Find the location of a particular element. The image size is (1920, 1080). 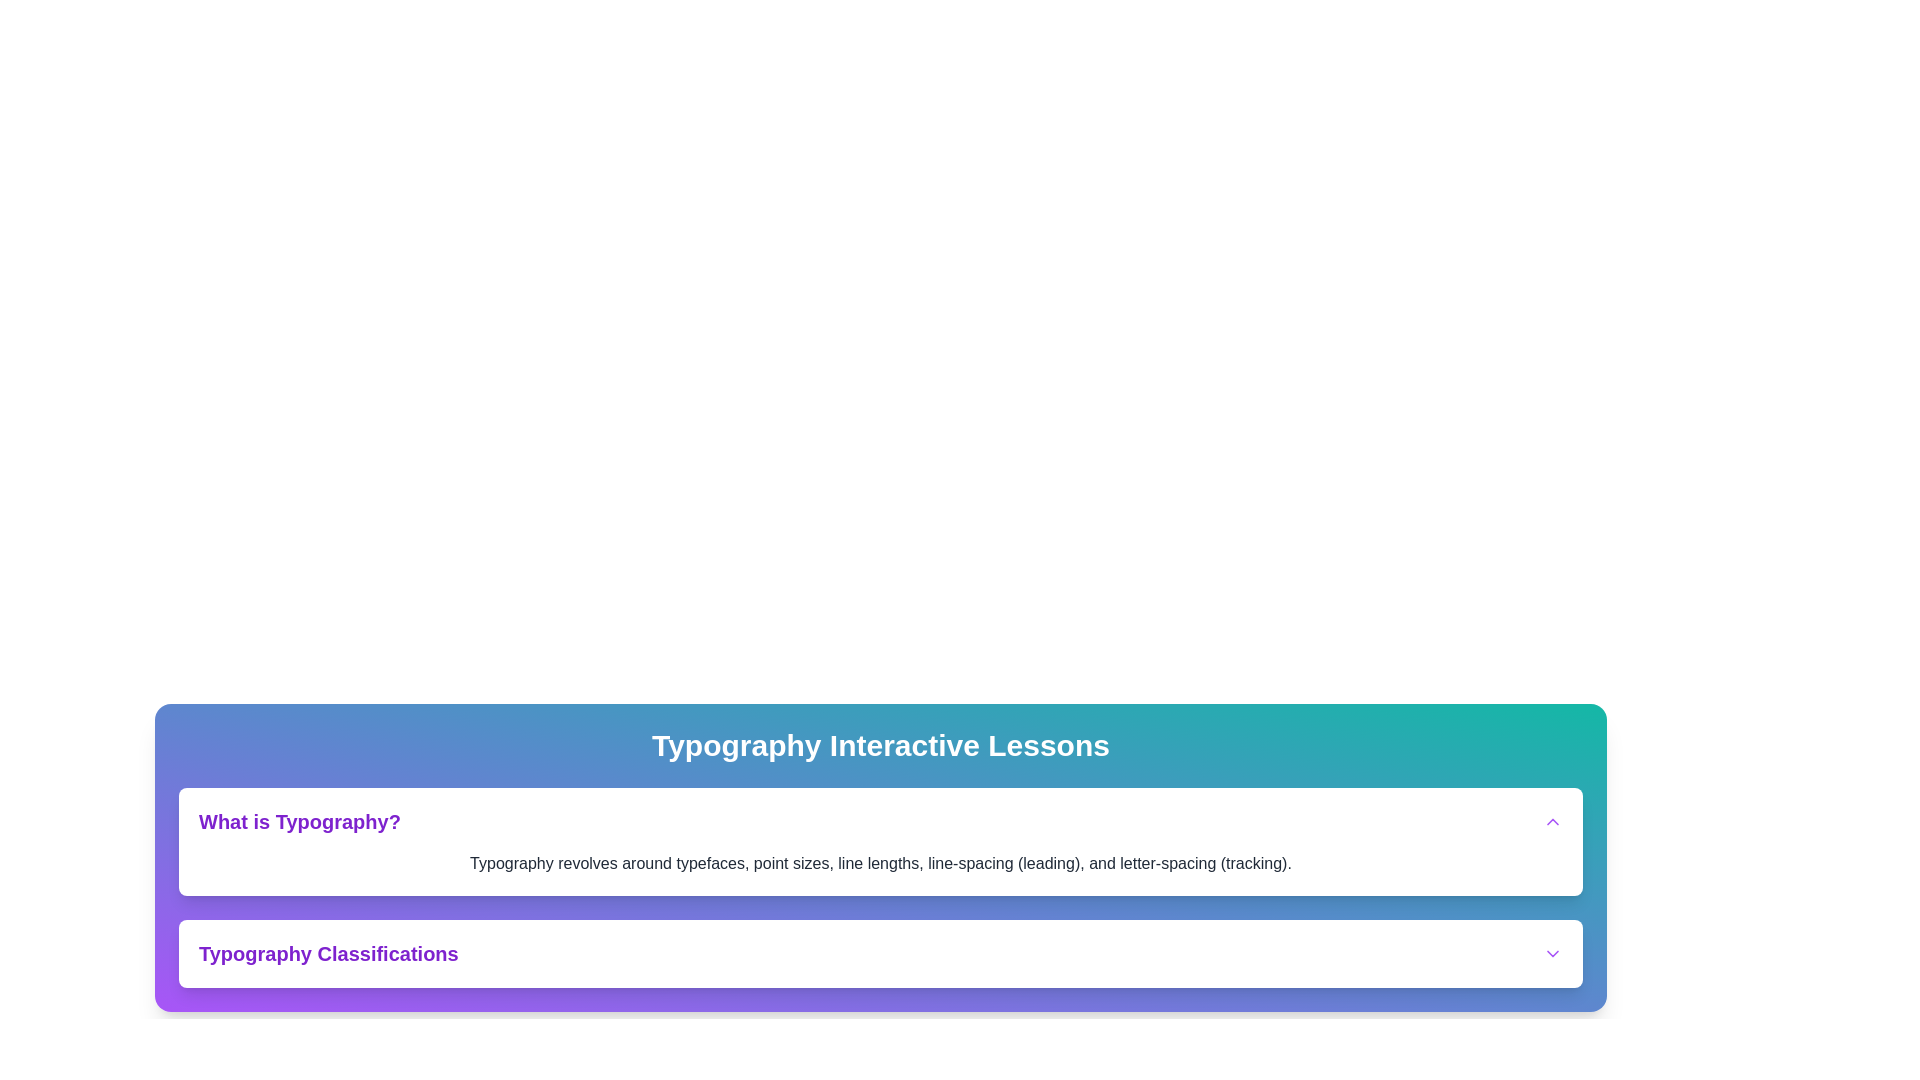

the bold, white text 'Typography Interactive Lessons' located at the top of a rounded card-like background element is located at coordinates (880, 745).